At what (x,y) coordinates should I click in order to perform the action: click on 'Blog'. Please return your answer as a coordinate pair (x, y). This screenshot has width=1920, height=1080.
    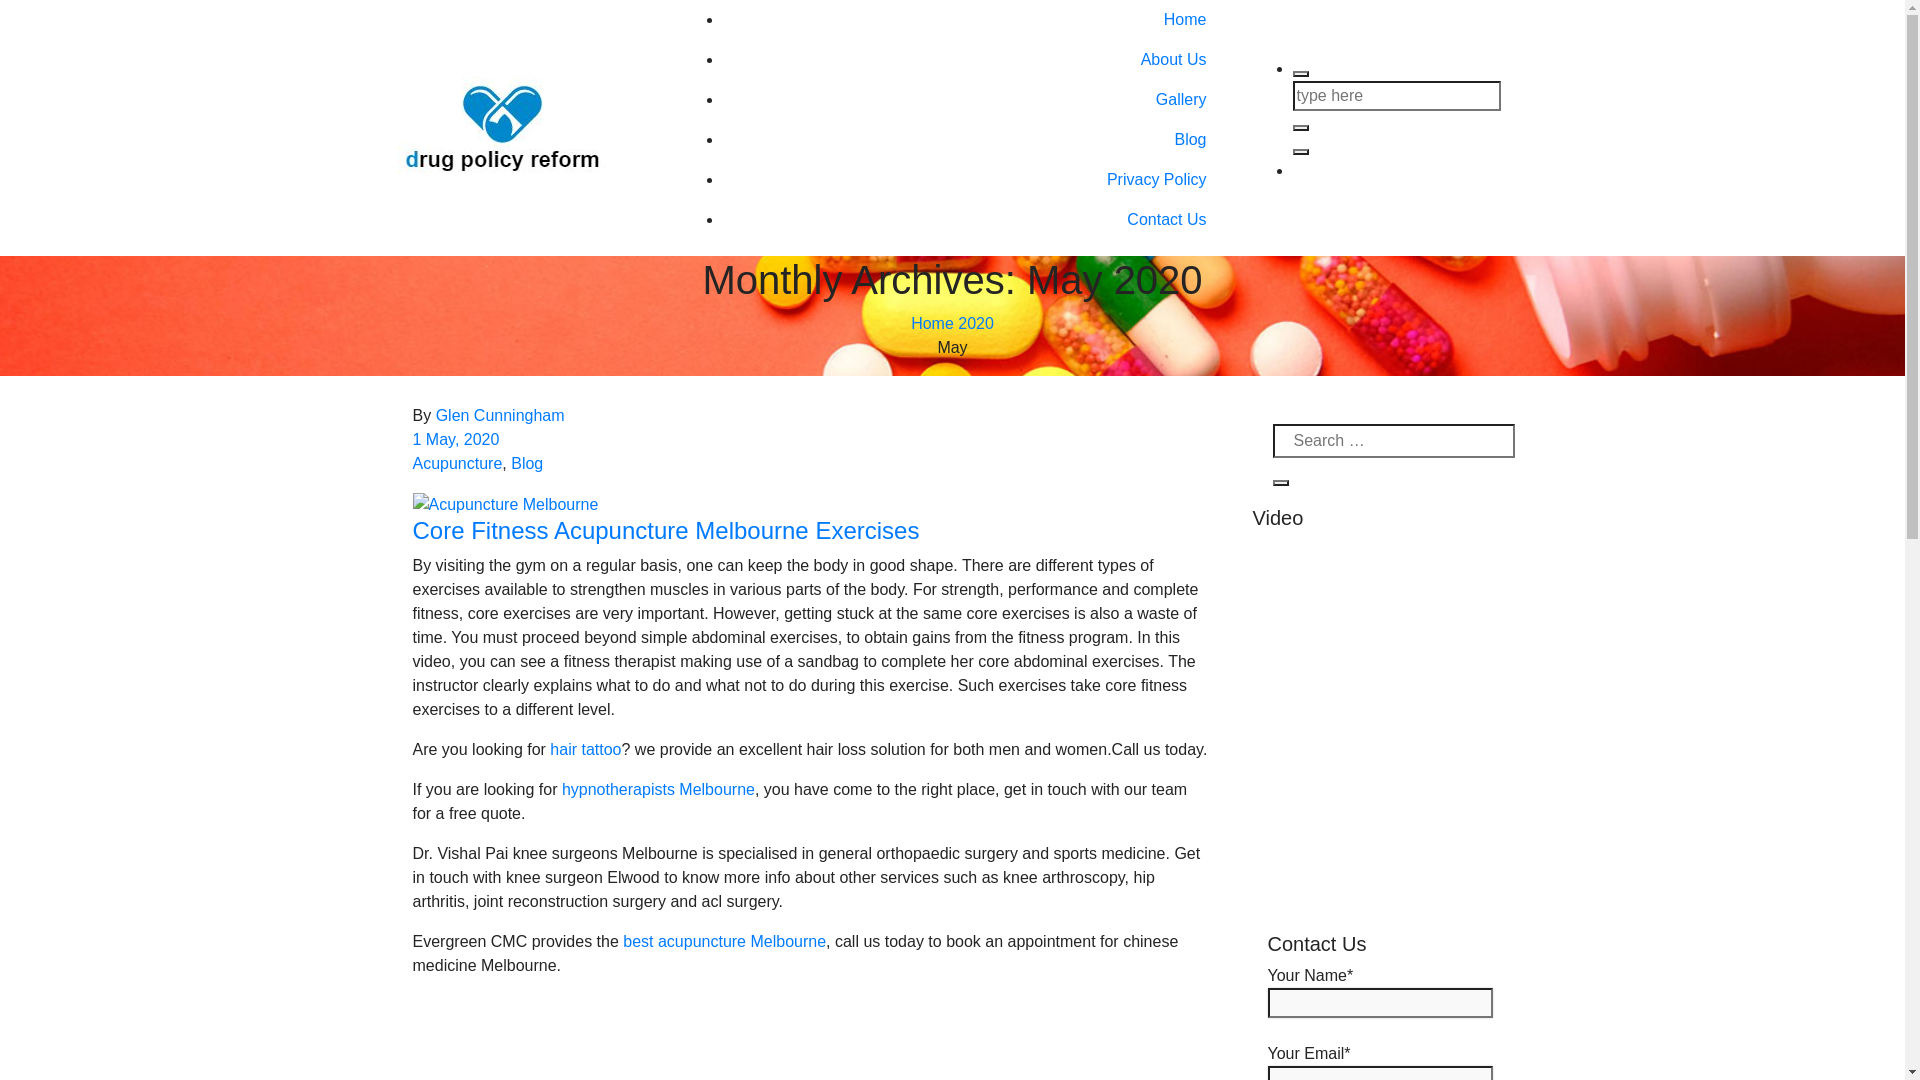
    Looking at the image, I should click on (510, 463).